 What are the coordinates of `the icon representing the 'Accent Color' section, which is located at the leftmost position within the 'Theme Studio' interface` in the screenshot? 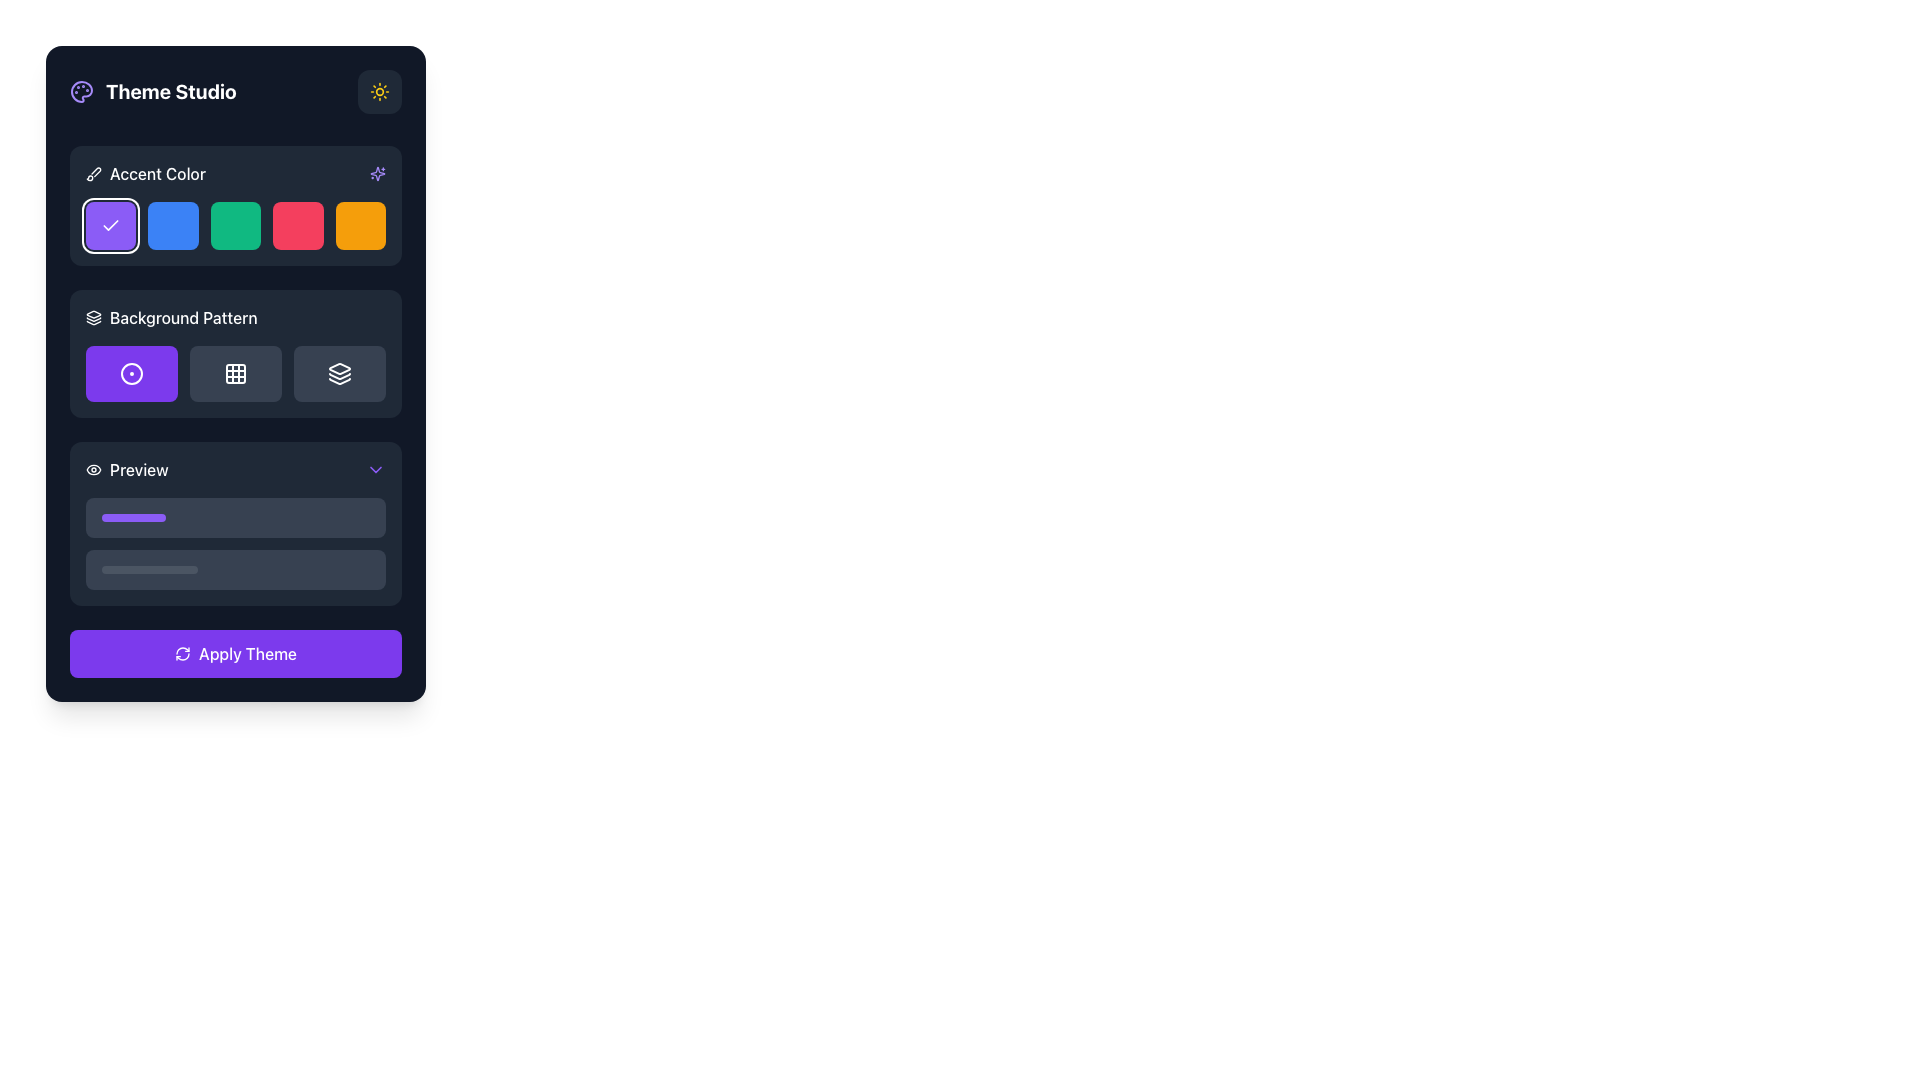 It's located at (93, 172).